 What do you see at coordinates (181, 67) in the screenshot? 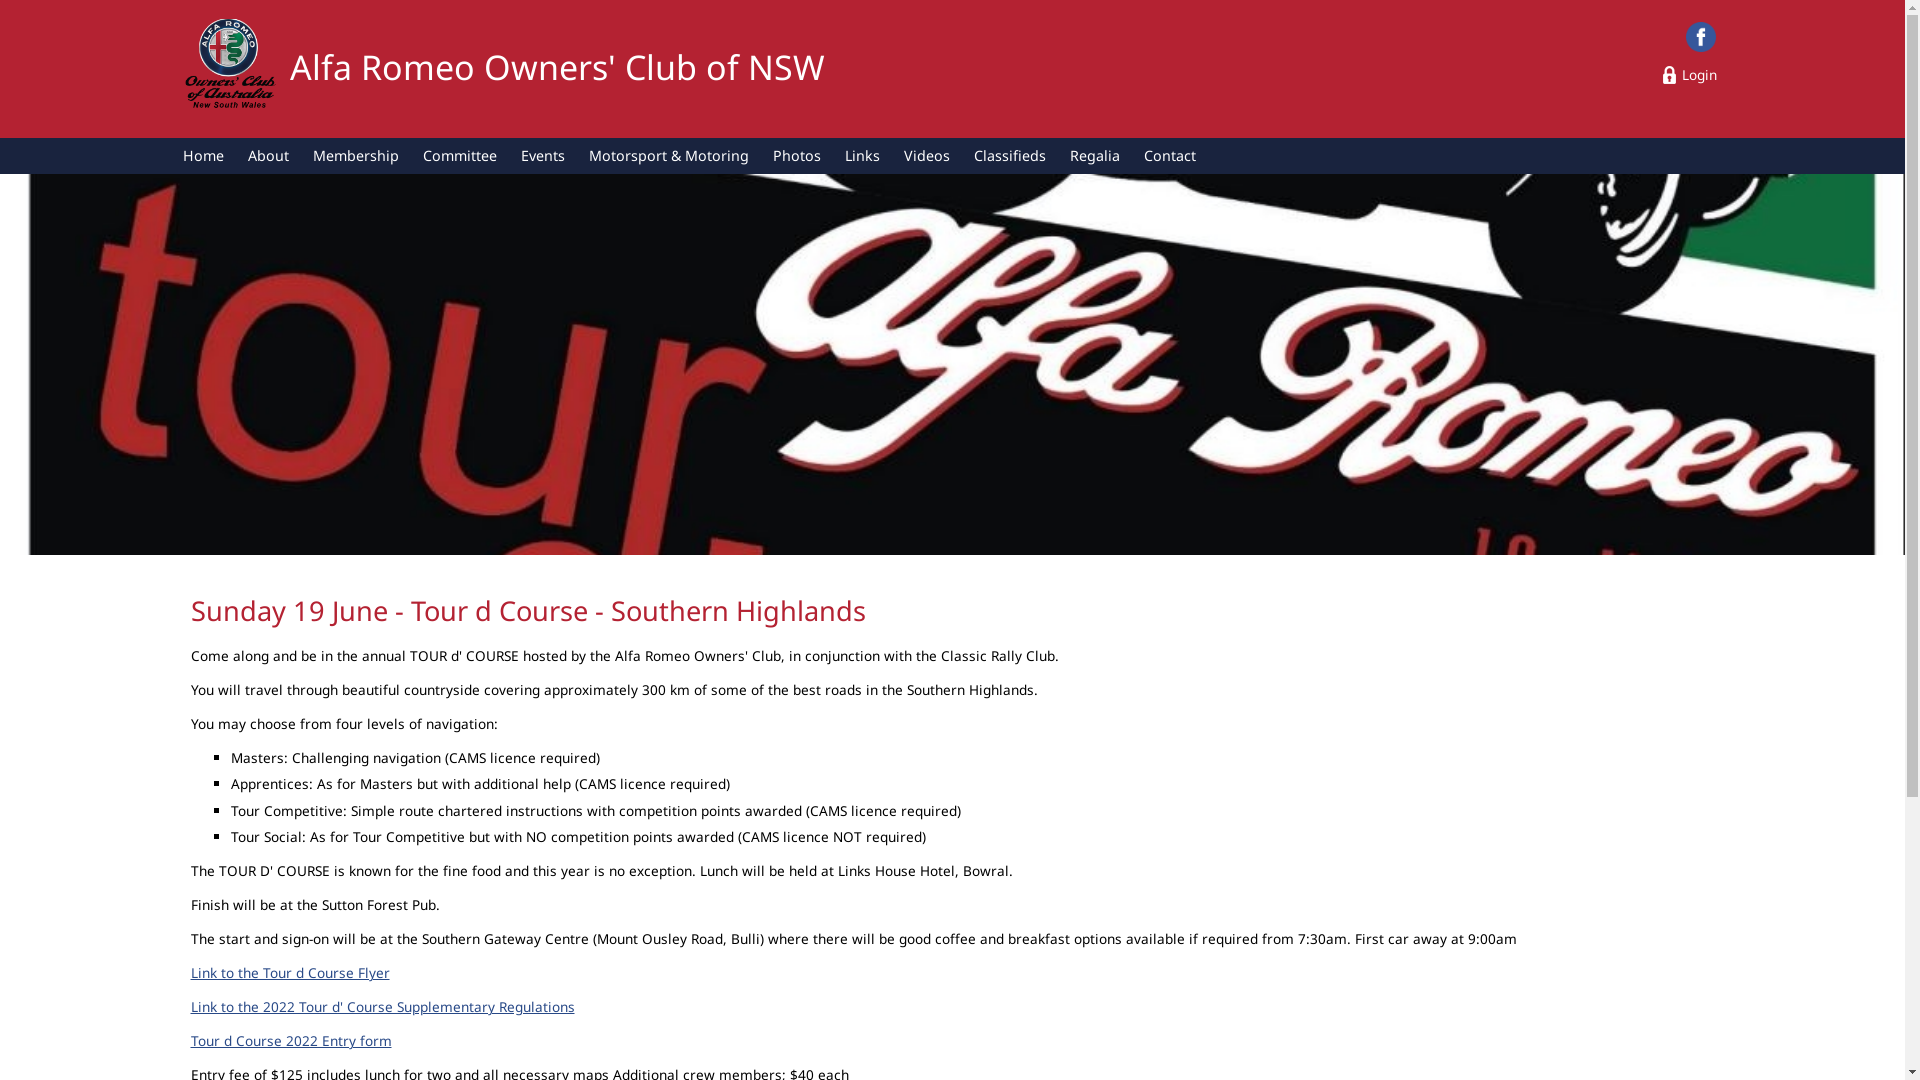
I see `'Alfa Romeo Owners' Club of NSW logo'` at bounding box center [181, 67].